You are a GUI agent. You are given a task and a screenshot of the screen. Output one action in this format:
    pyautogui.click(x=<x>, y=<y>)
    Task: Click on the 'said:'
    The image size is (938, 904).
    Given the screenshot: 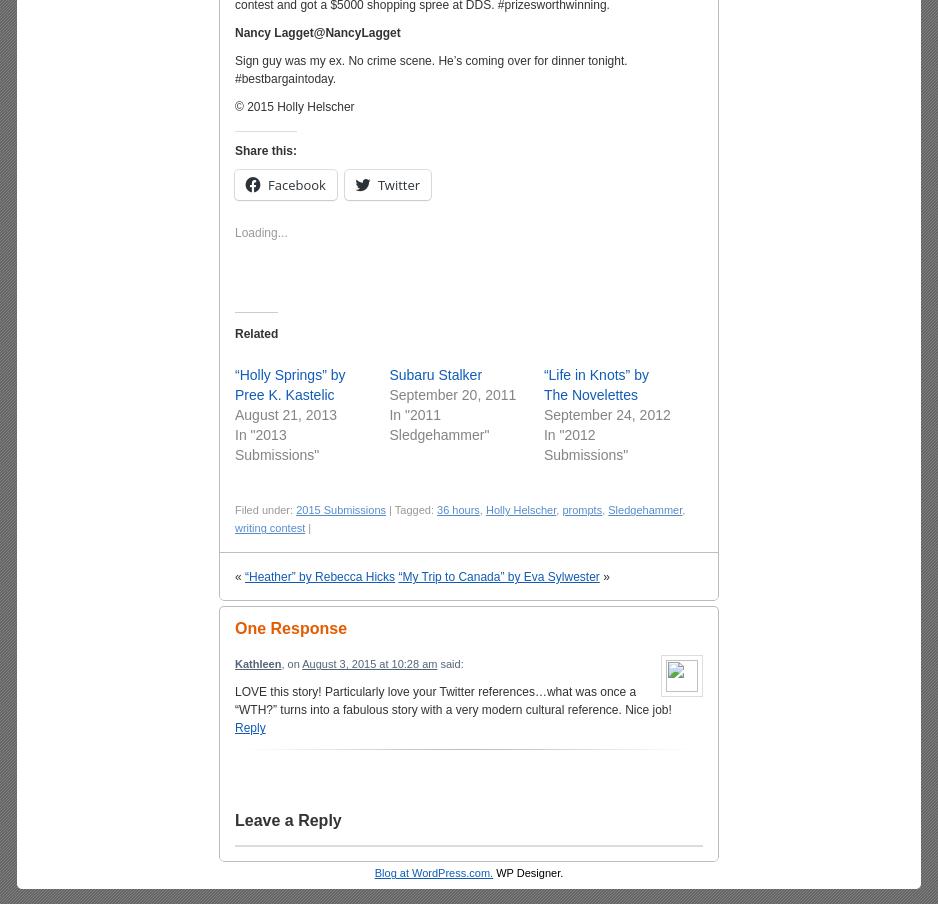 What is the action you would take?
    pyautogui.click(x=436, y=663)
    